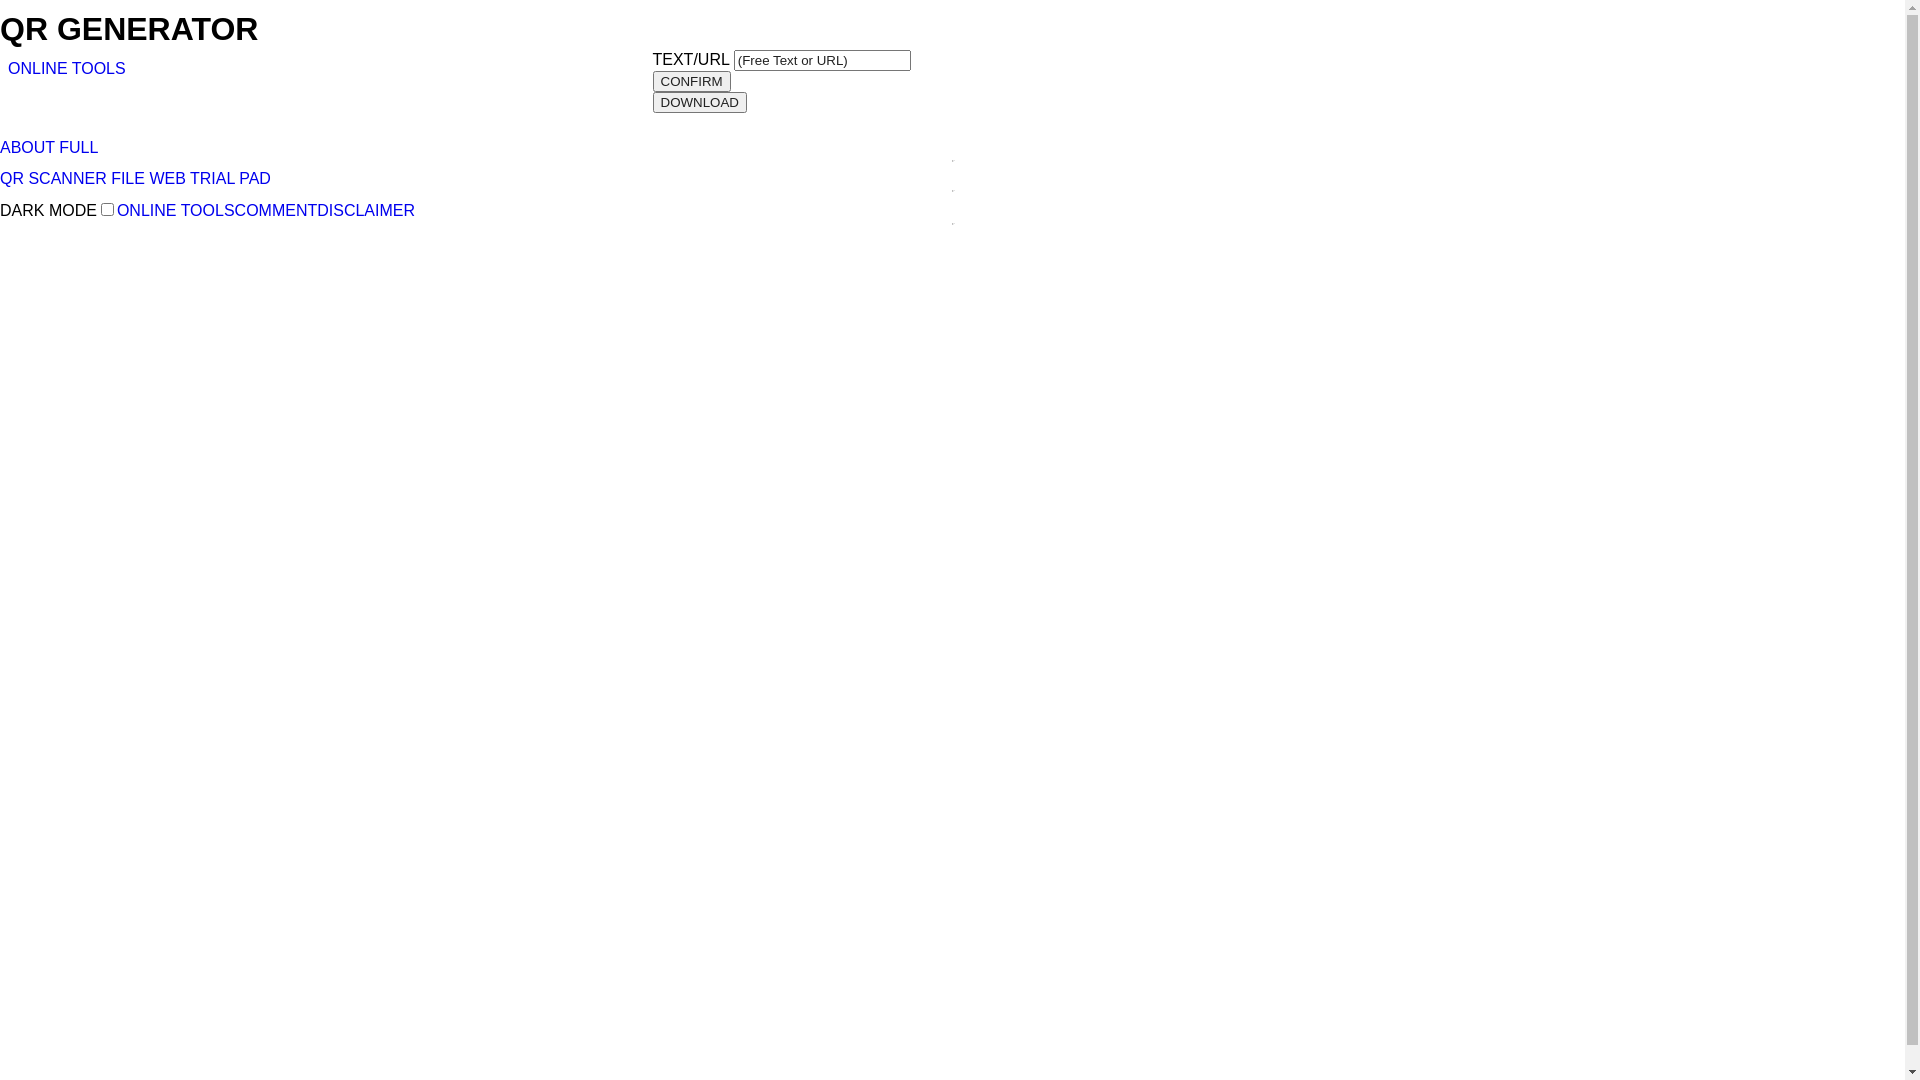 This screenshot has height=1080, width=1920. What do you see at coordinates (365, 210) in the screenshot?
I see `'DISCLAIMER'` at bounding box center [365, 210].